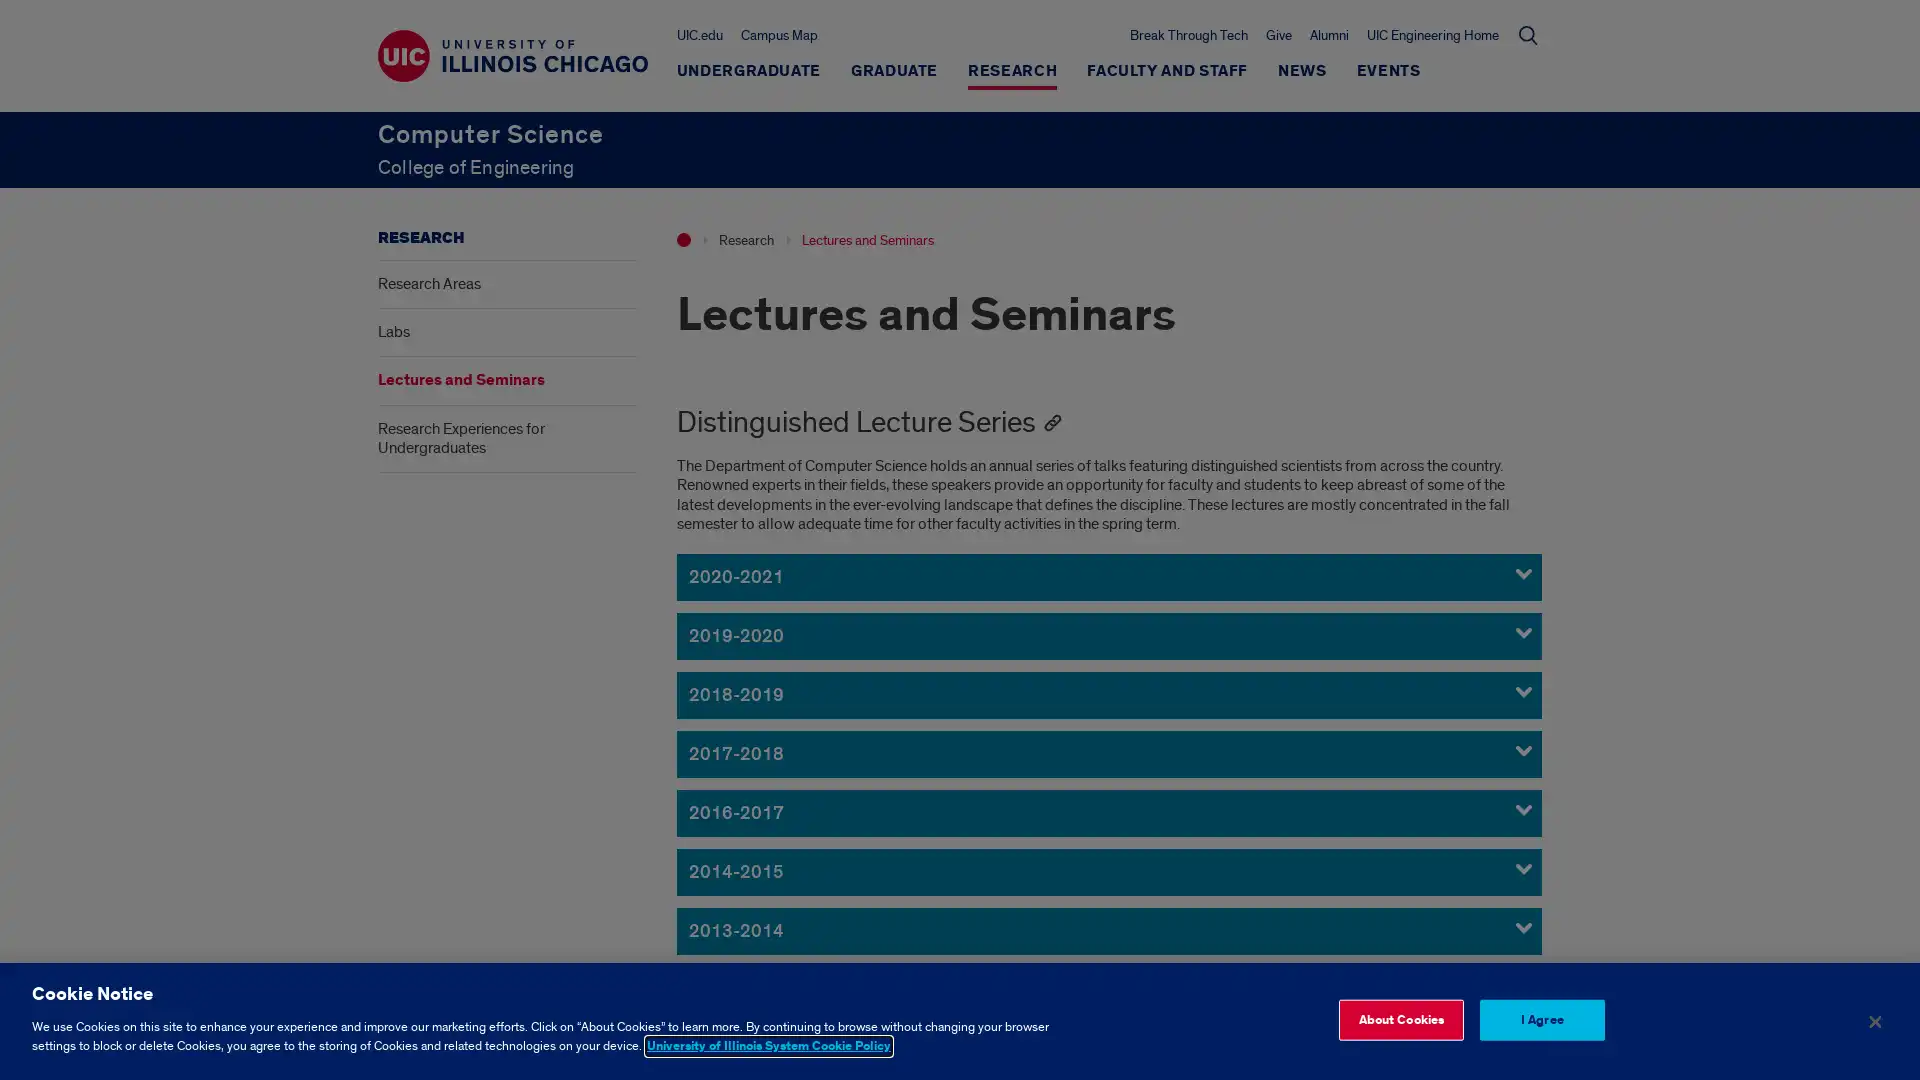 Image resolution: width=1920 pixels, height=1080 pixels. What do you see at coordinates (1399, 1019) in the screenshot?
I see `About Cookies` at bounding box center [1399, 1019].